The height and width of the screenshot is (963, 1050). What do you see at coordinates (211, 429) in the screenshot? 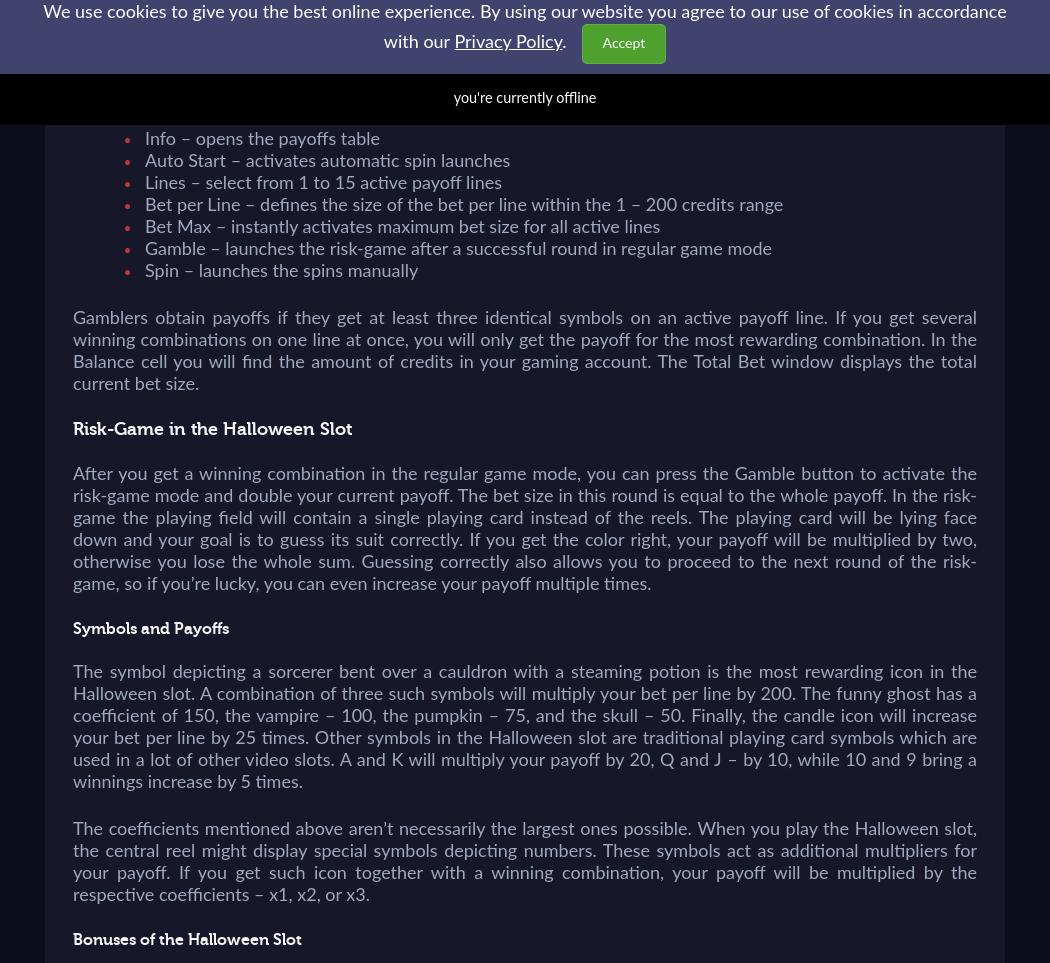
I see `'Risk-Game in the Halloween Slot'` at bounding box center [211, 429].